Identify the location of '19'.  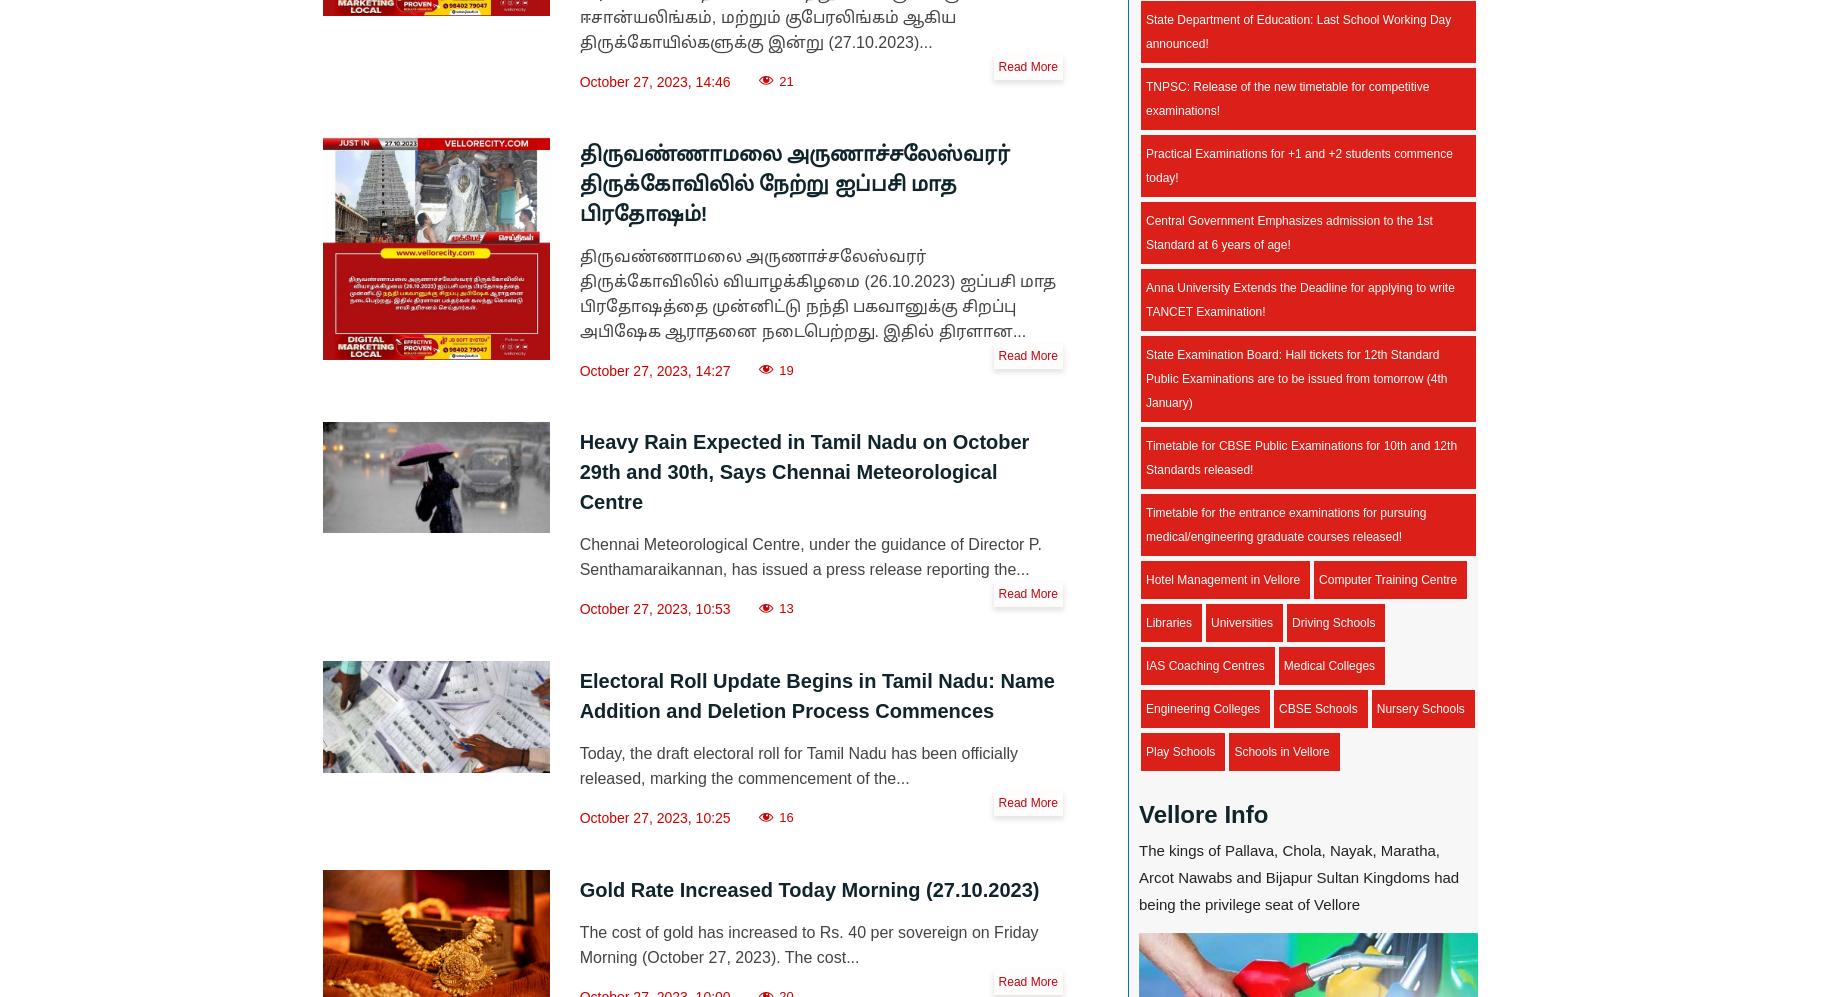
(785, 369).